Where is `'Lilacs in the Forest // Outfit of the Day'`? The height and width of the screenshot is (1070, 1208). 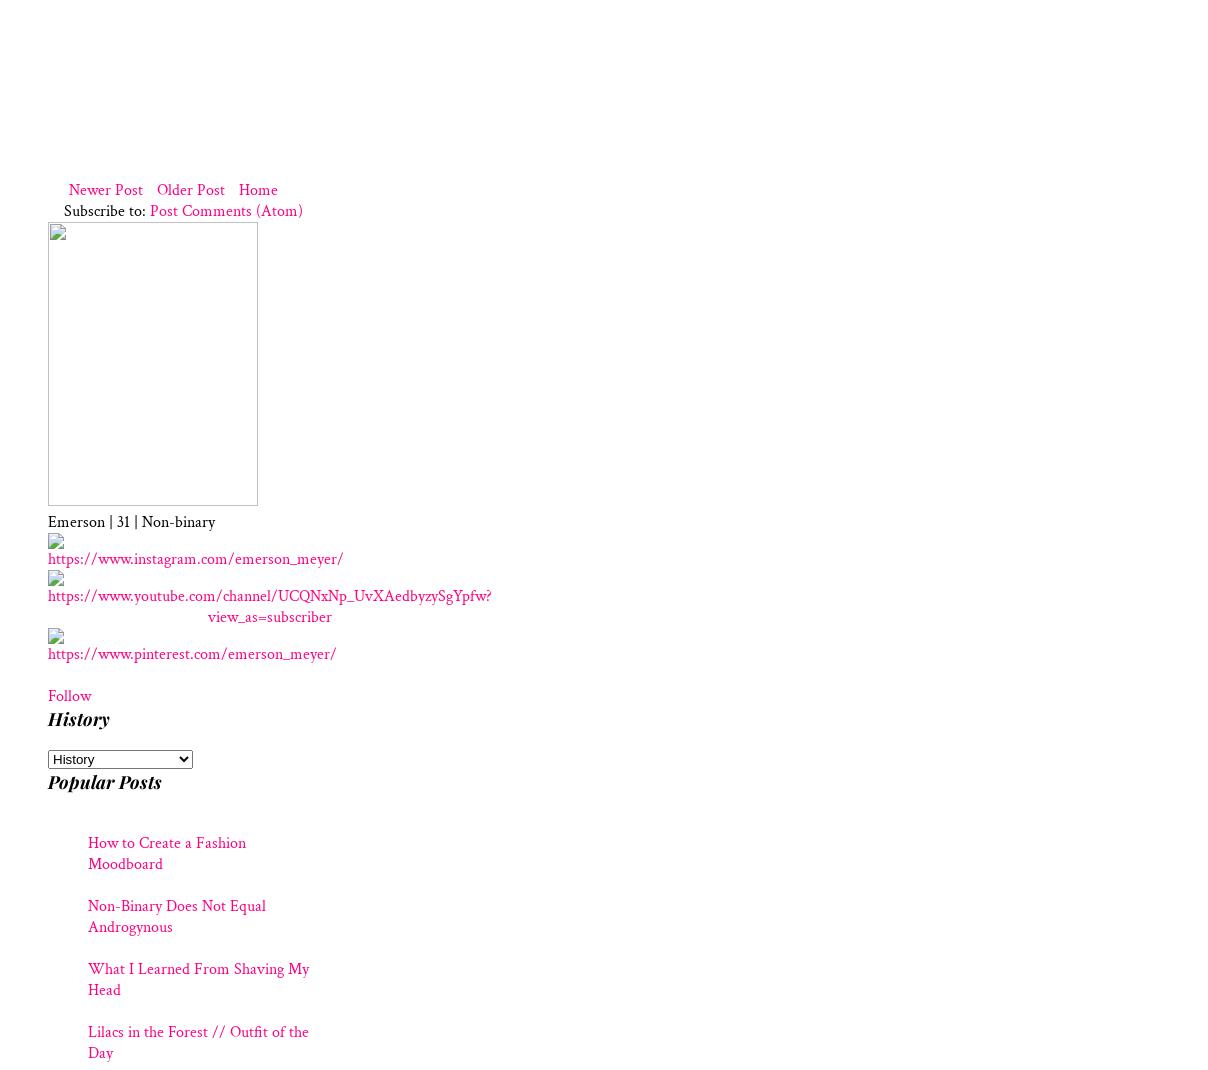
'Lilacs in the Forest // Outfit of the Day' is located at coordinates (198, 1041).